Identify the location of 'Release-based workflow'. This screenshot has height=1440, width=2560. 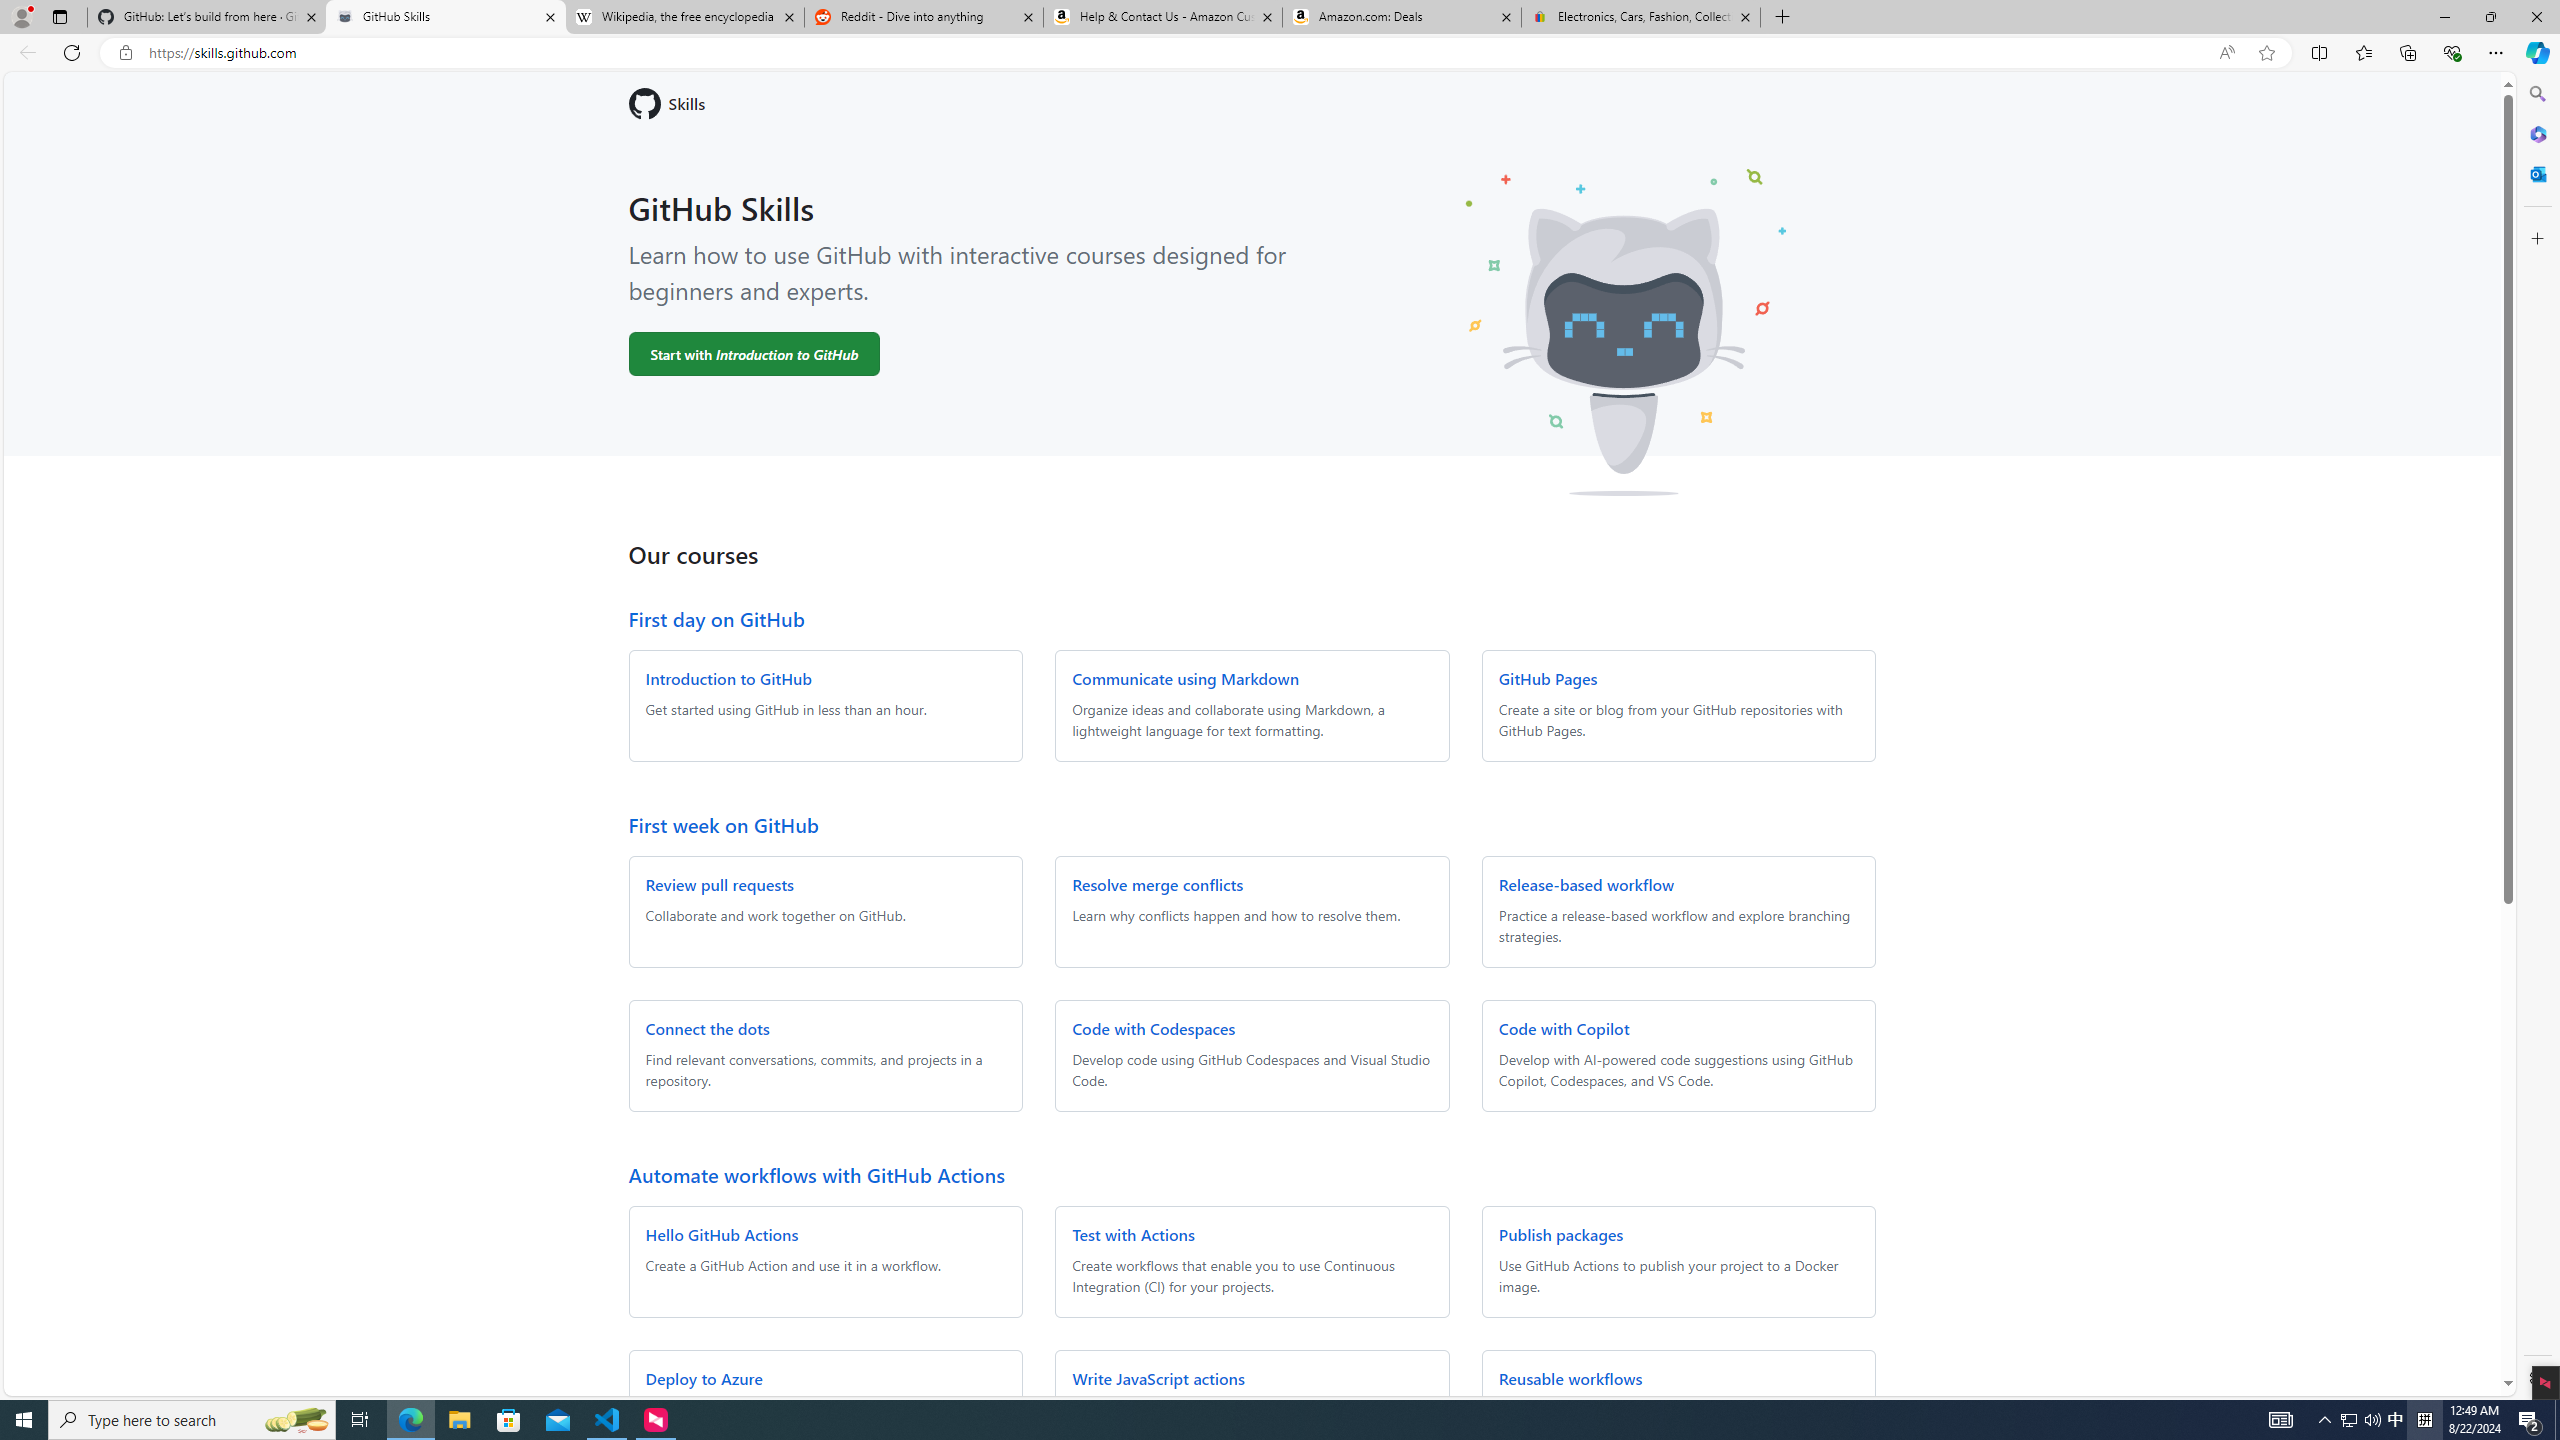
(1585, 884).